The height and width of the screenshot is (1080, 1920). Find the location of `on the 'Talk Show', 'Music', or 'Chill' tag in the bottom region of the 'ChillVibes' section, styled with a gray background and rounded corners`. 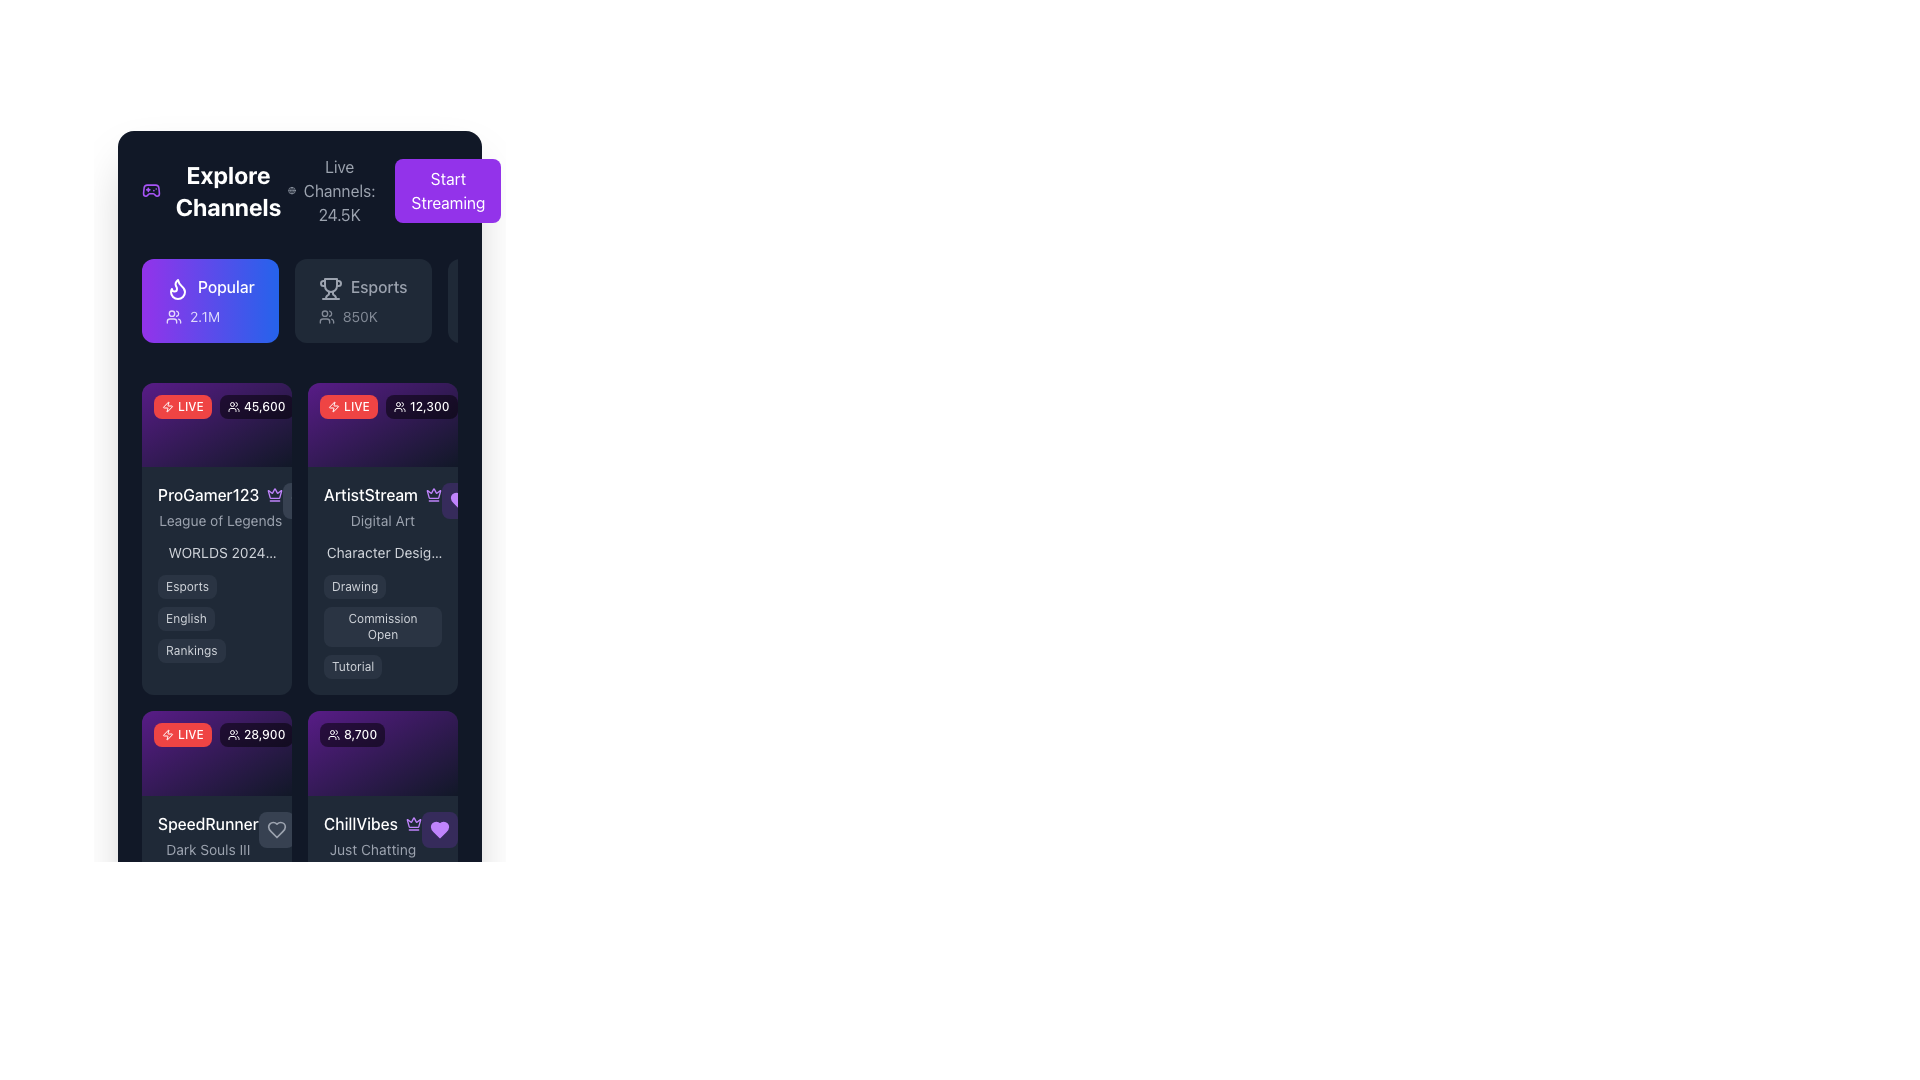

on the 'Talk Show', 'Music', or 'Chill' tag in the bottom region of the 'ChillVibes' section, styled with a gray background and rounded corners is located at coordinates (383, 931).